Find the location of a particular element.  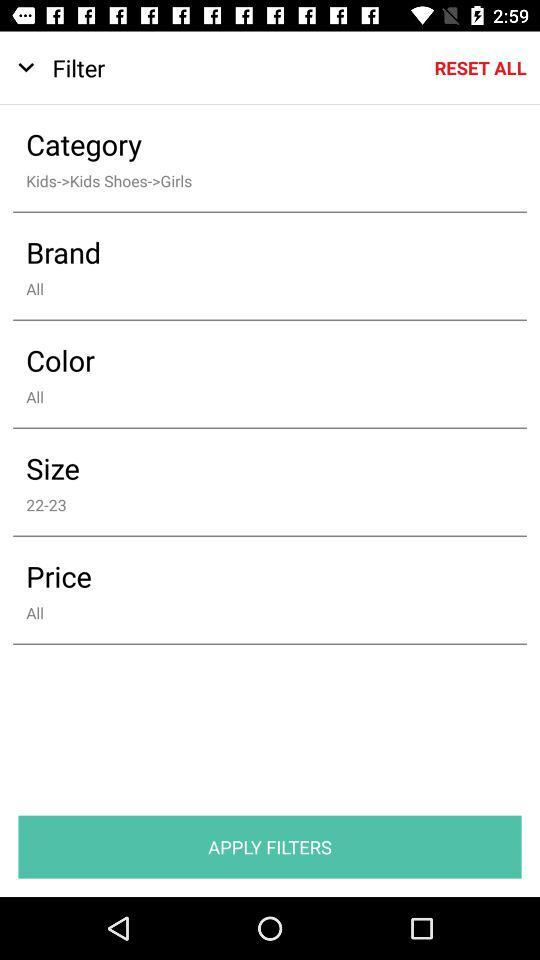

the icon below the all icon is located at coordinates (256, 360).